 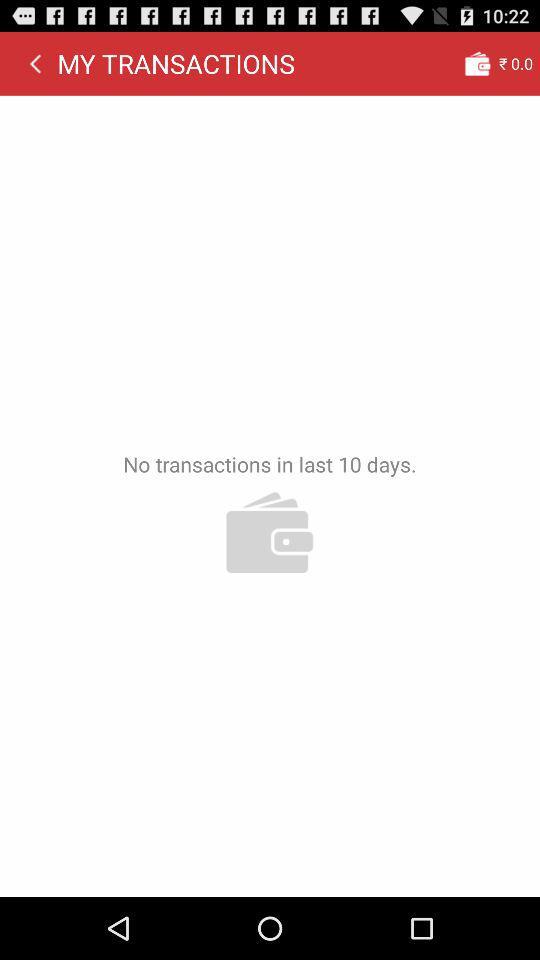 What do you see at coordinates (476, 63) in the screenshot?
I see `the app next to the my transactions` at bounding box center [476, 63].